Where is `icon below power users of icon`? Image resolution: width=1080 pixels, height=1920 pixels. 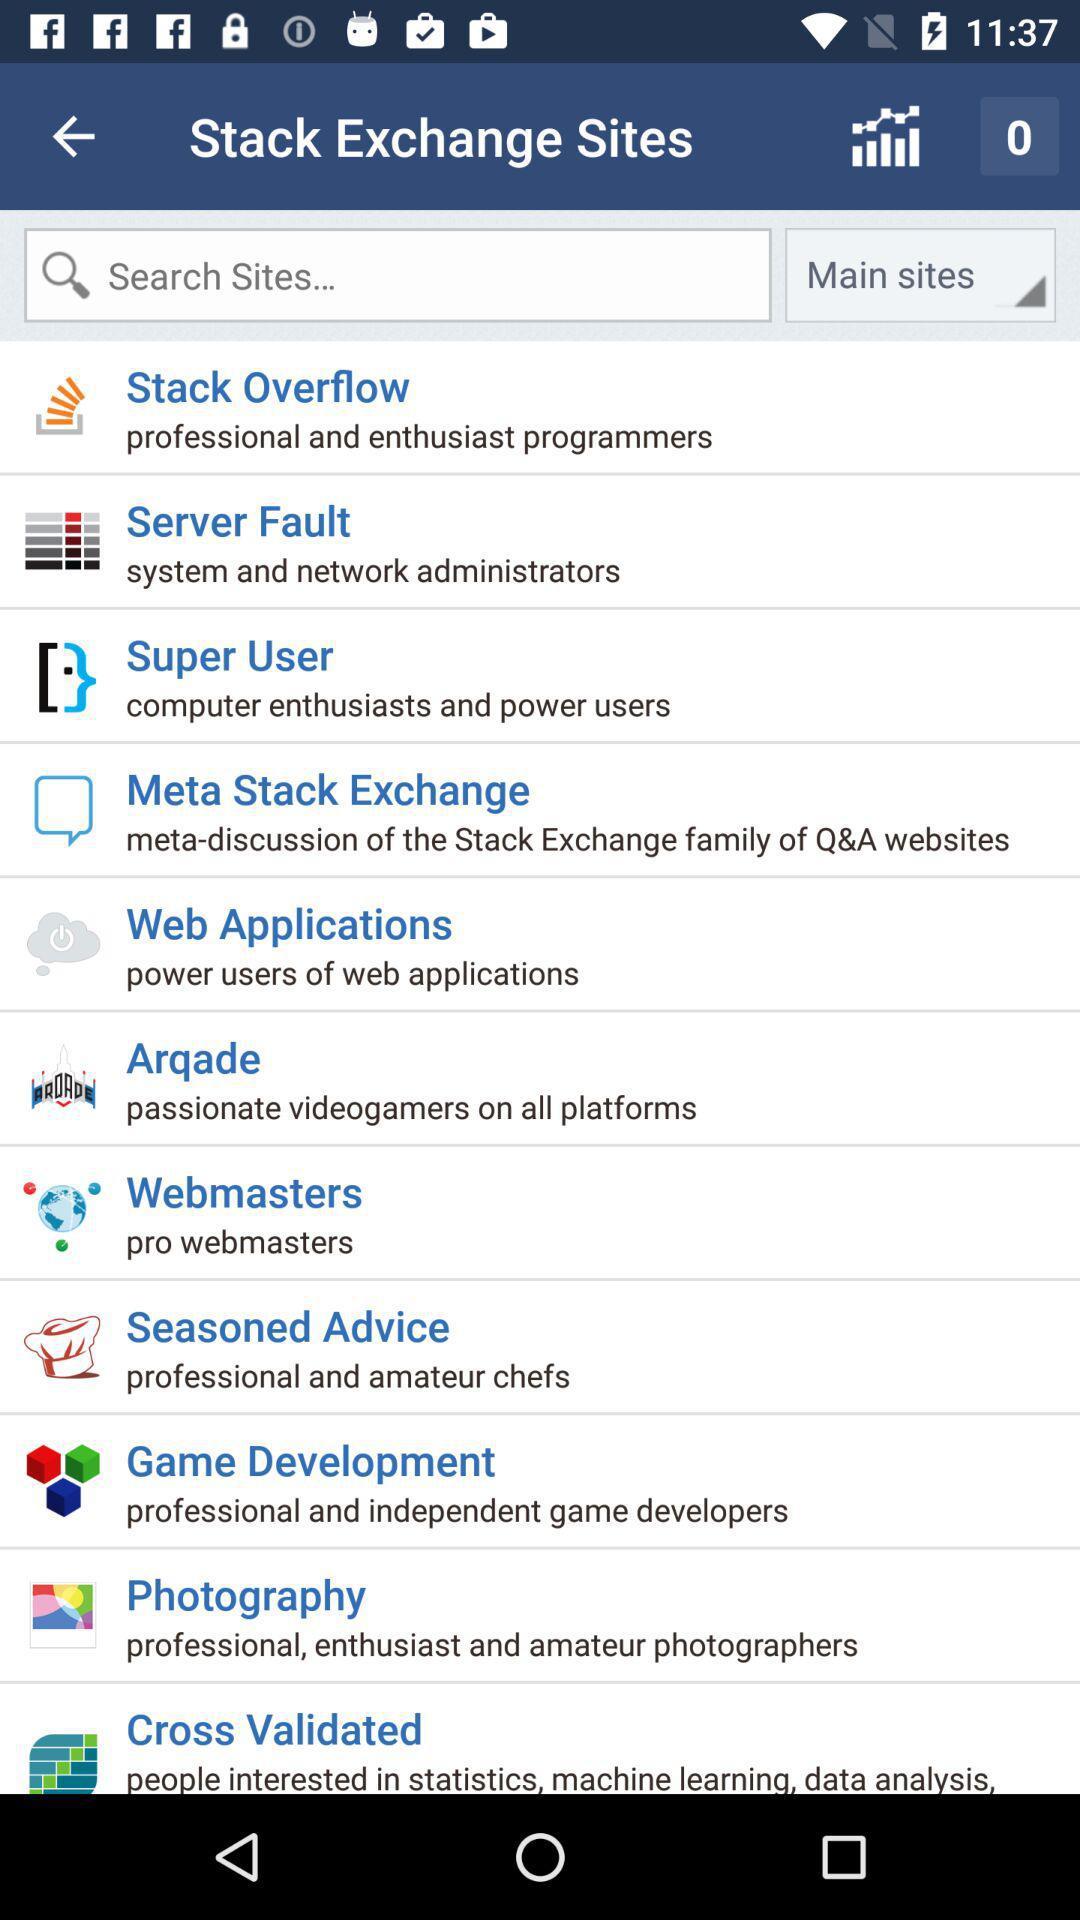 icon below power users of icon is located at coordinates (201, 1047).